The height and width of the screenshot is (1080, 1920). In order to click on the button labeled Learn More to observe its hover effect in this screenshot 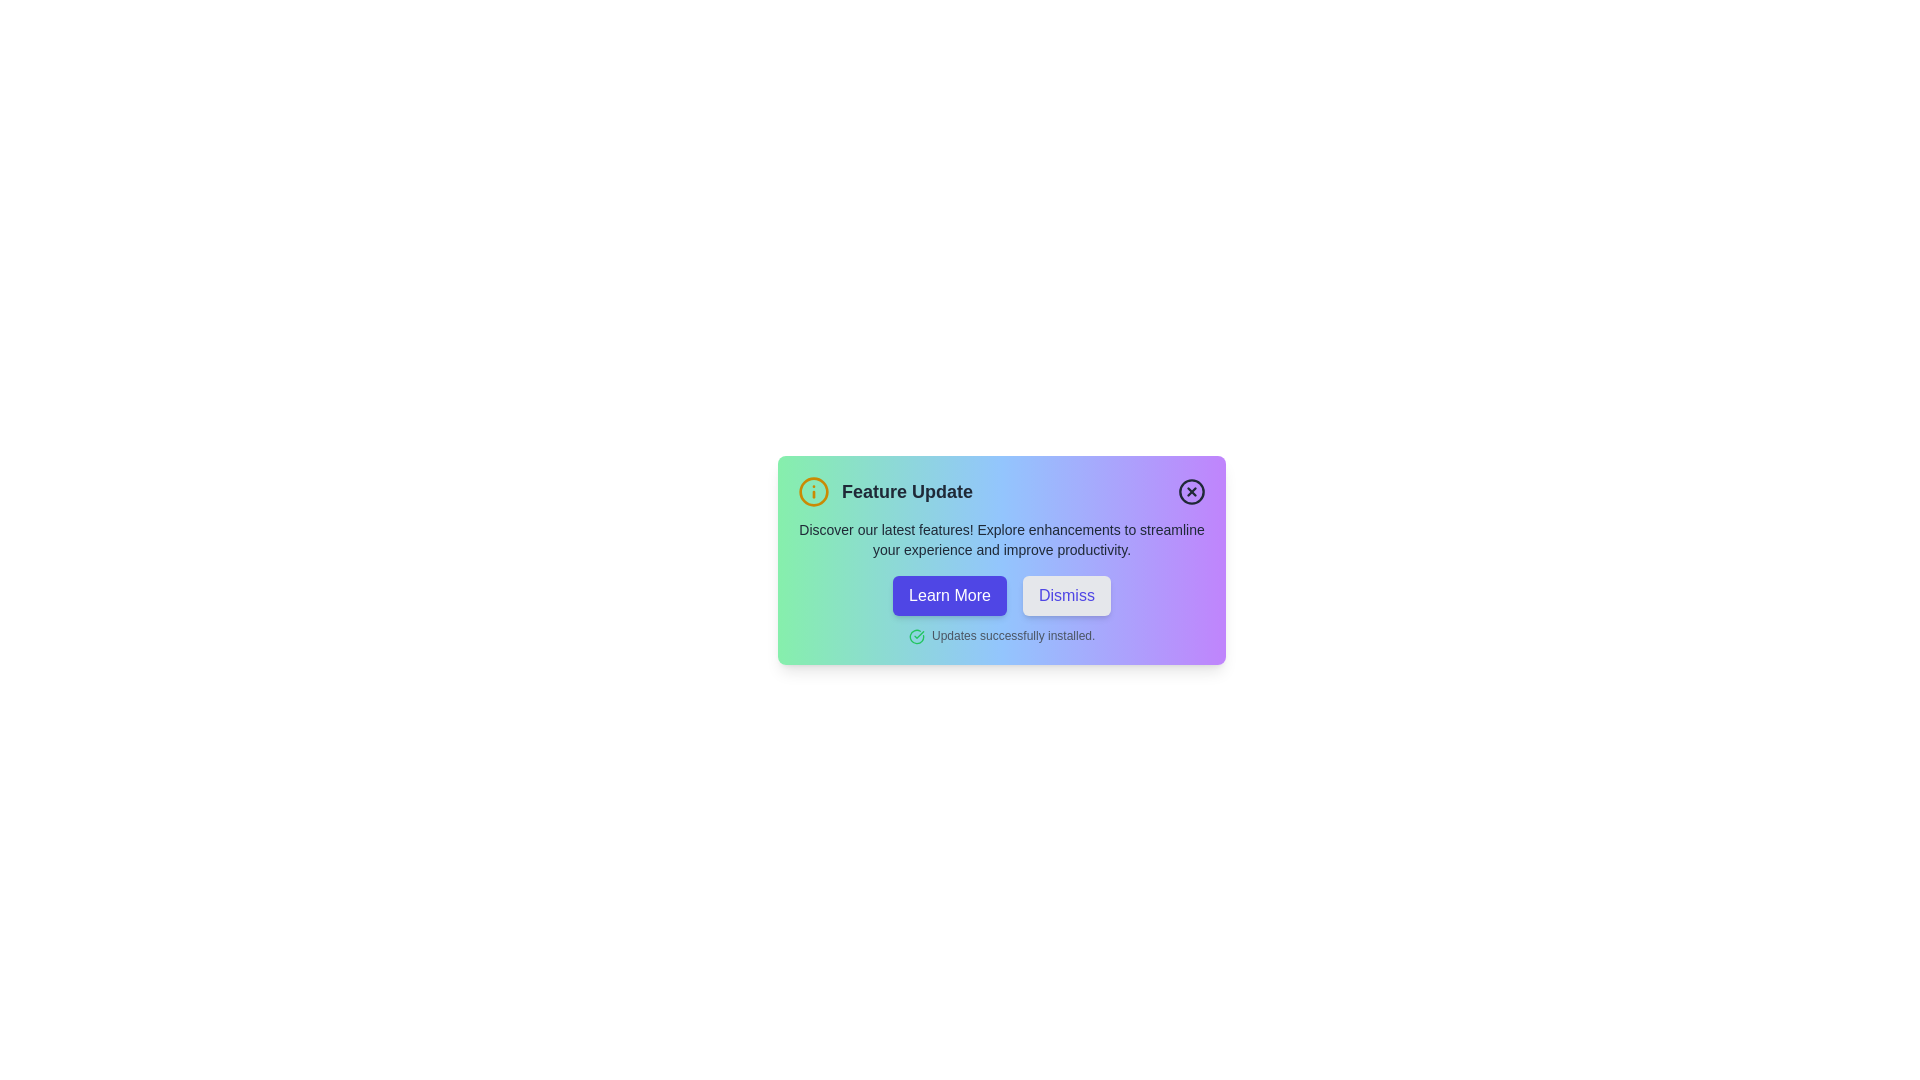, I will do `click(949, 595)`.